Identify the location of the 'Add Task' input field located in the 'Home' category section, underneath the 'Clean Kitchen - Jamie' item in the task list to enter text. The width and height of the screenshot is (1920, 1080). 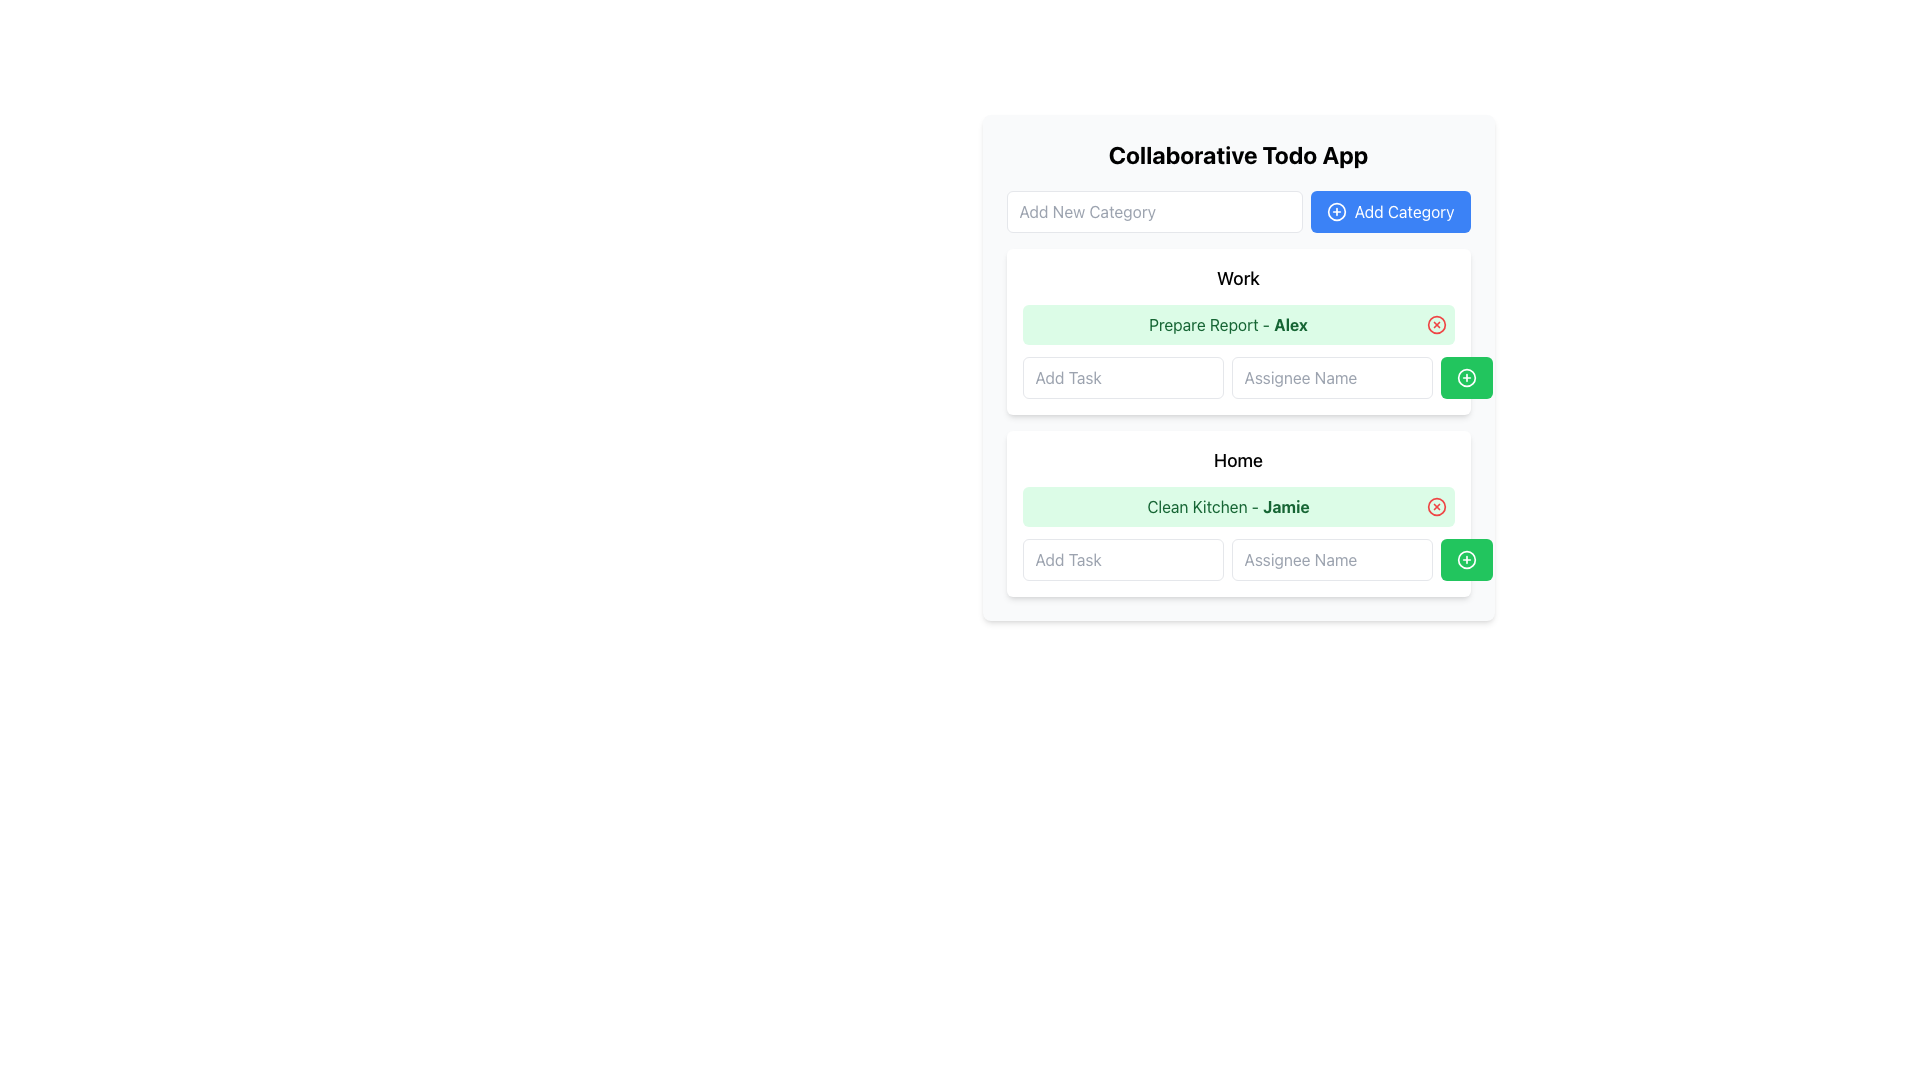
(1237, 559).